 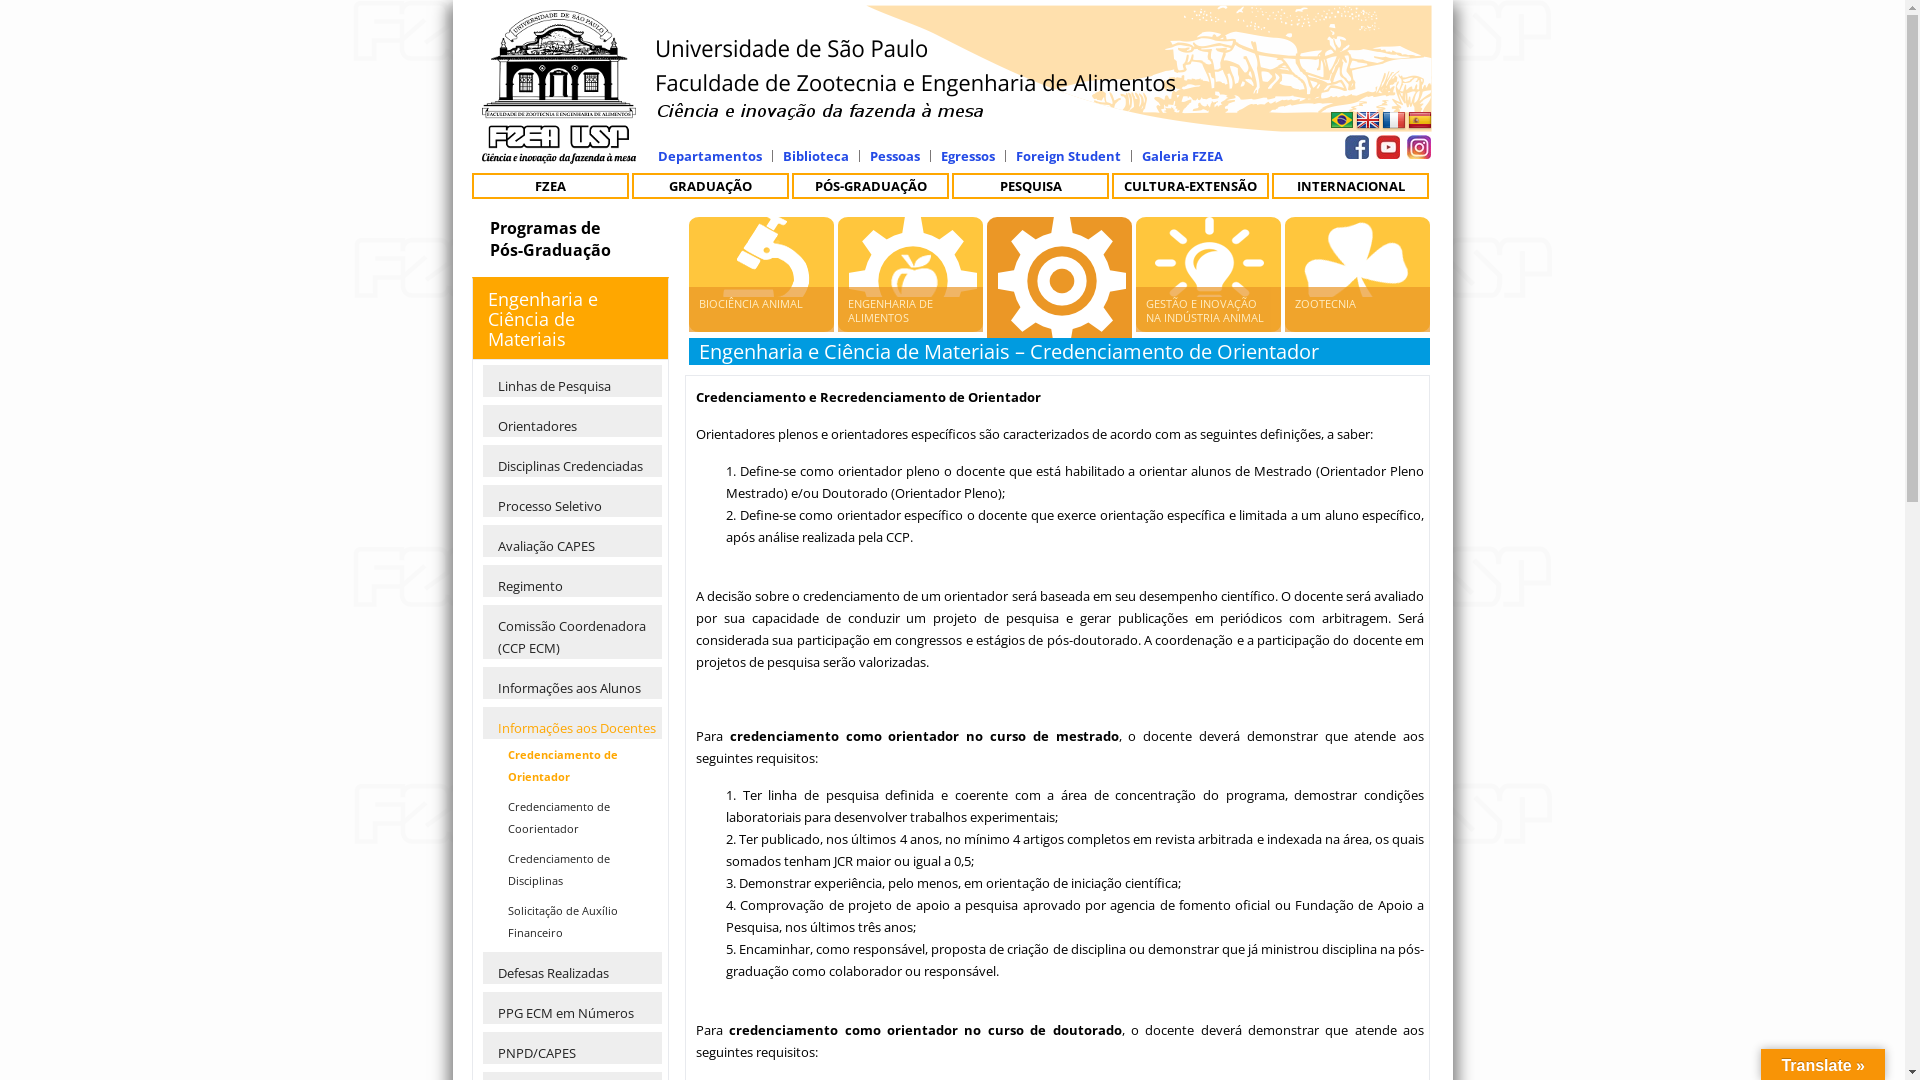 I want to click on 'Biblioteca', so click(x=815, y=153).